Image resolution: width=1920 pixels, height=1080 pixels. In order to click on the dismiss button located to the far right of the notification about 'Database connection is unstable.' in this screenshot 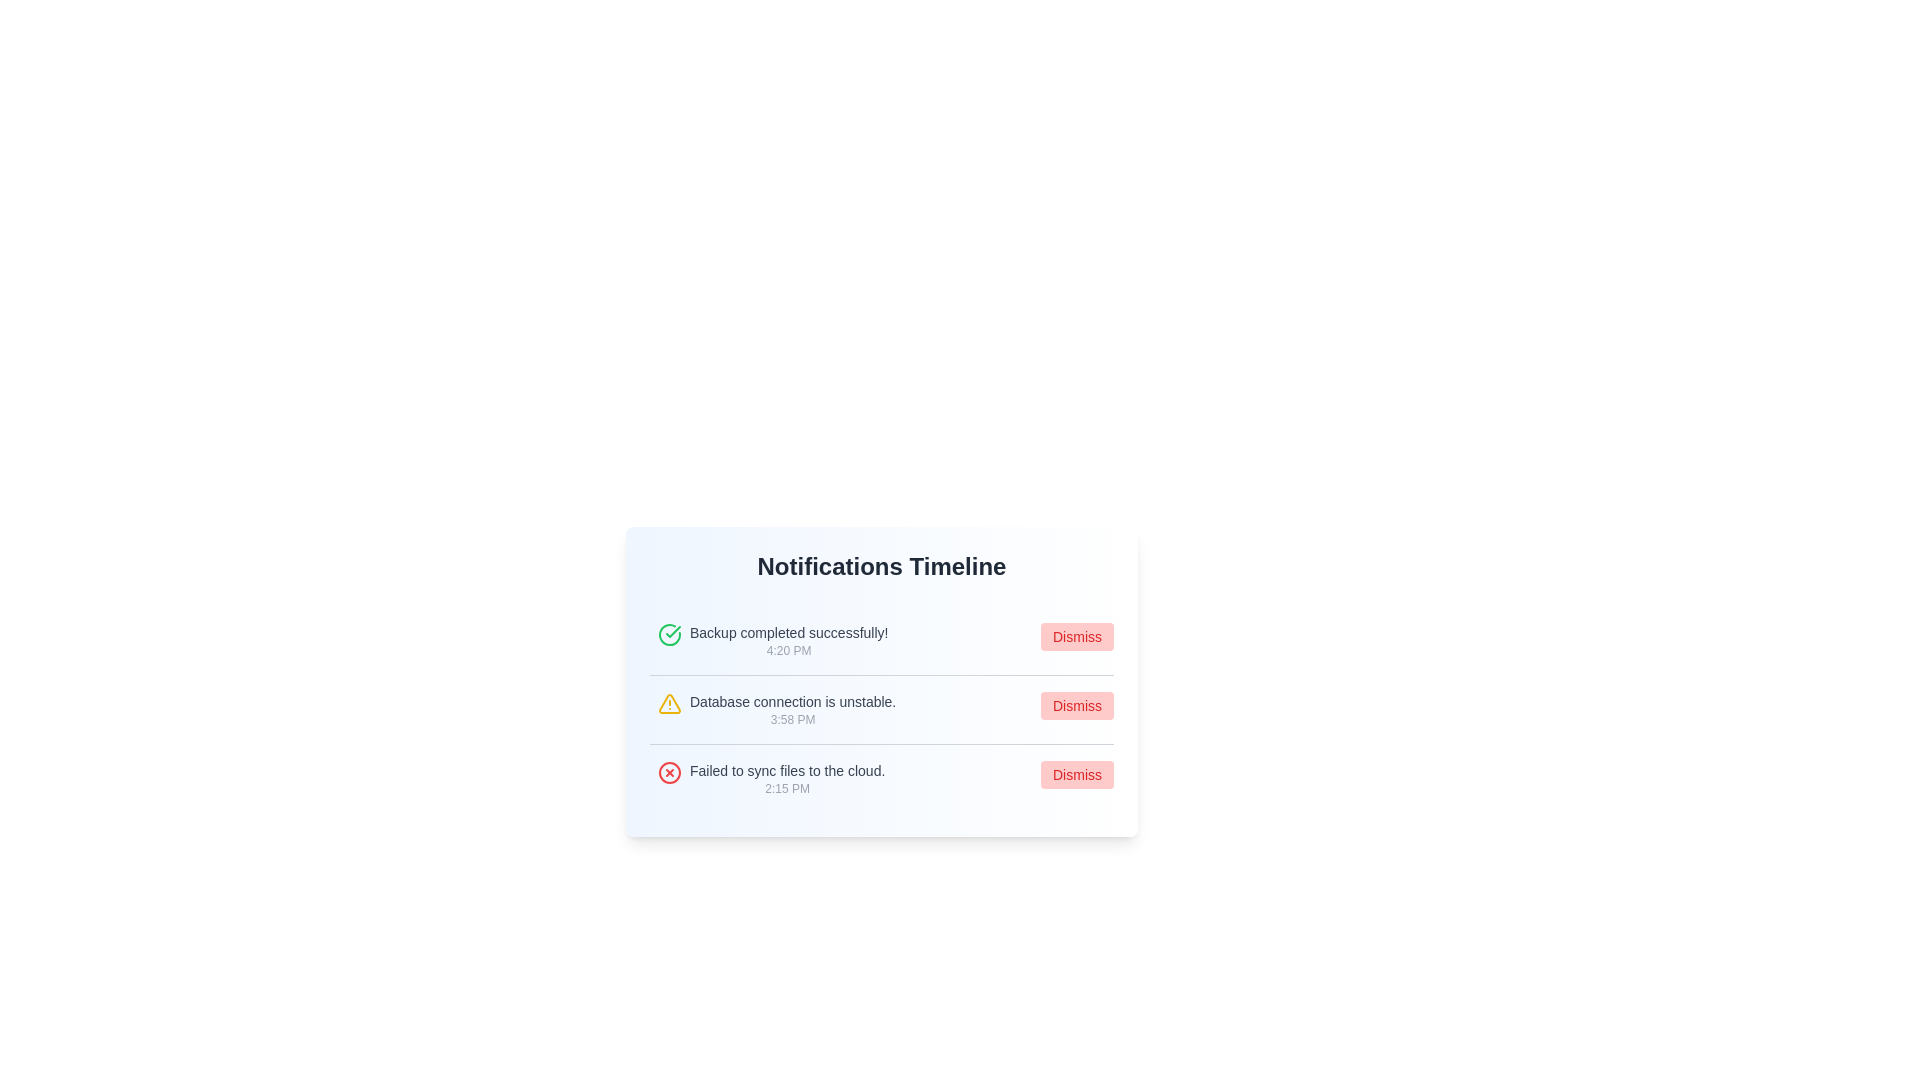, I will do `click(1076, 704)`.